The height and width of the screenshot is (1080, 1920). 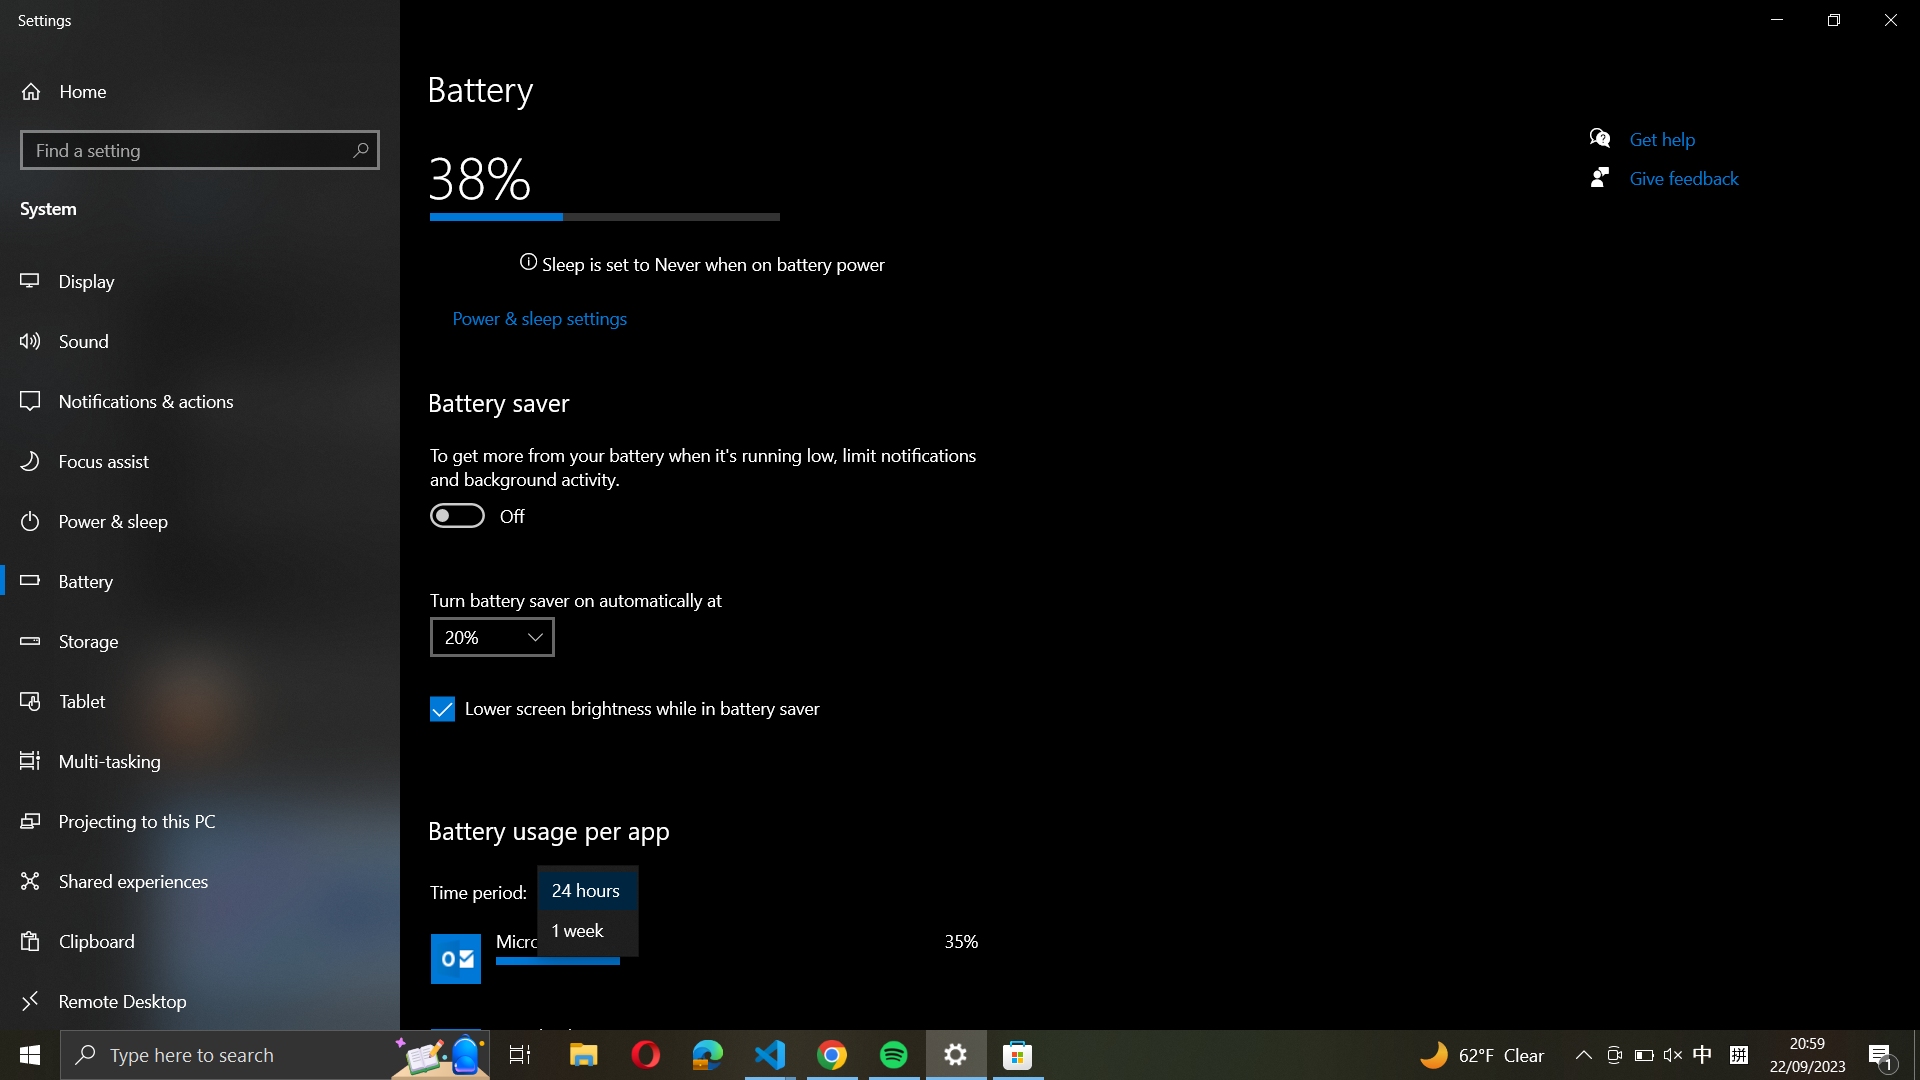 What do you see at coordinates (537, 319) in the screenshot?
I see `the Power & sleep settings from the left menu` at bounding box center [537, 319].